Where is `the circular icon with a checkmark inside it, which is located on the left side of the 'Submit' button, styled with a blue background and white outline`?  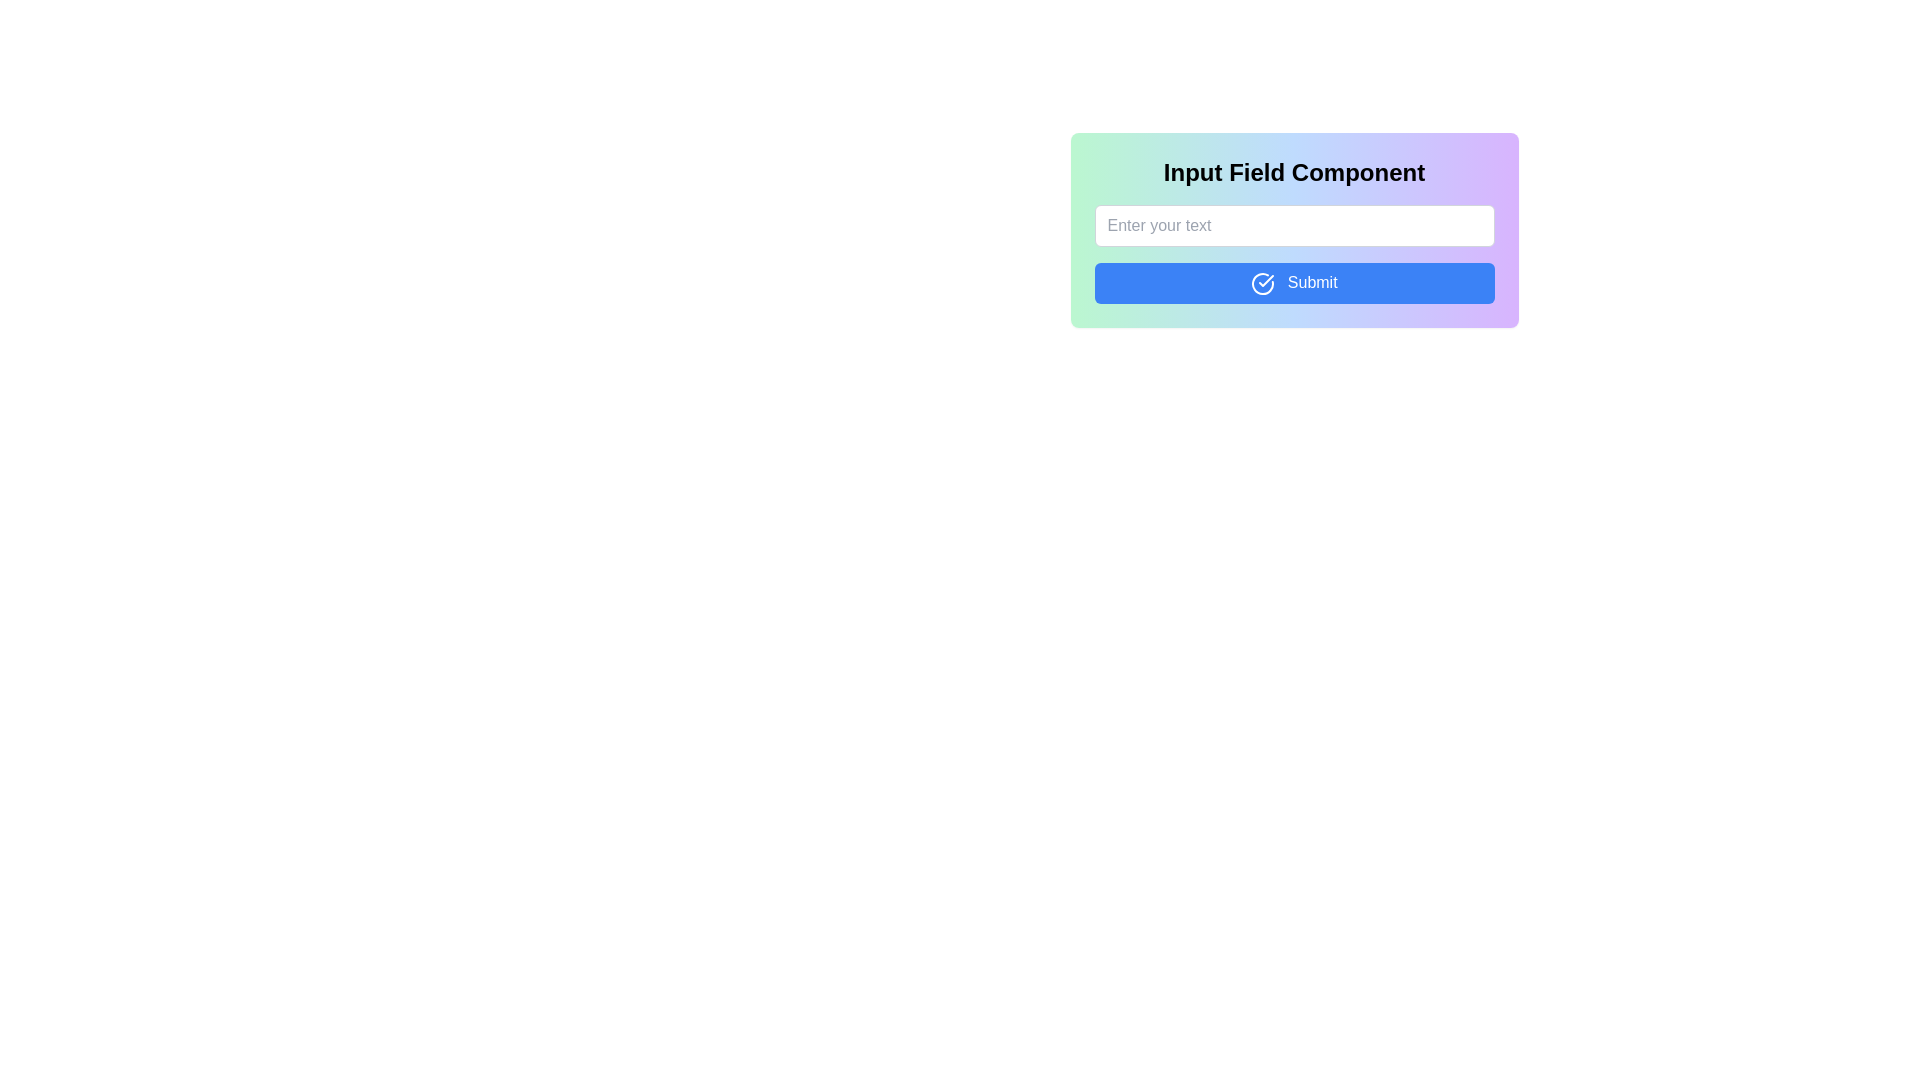
the circular icon with a checkmark inside it, which is located on the left side of the 'Submit' button, styled with a blue background and white outline is located at coordinates (1262, 283).